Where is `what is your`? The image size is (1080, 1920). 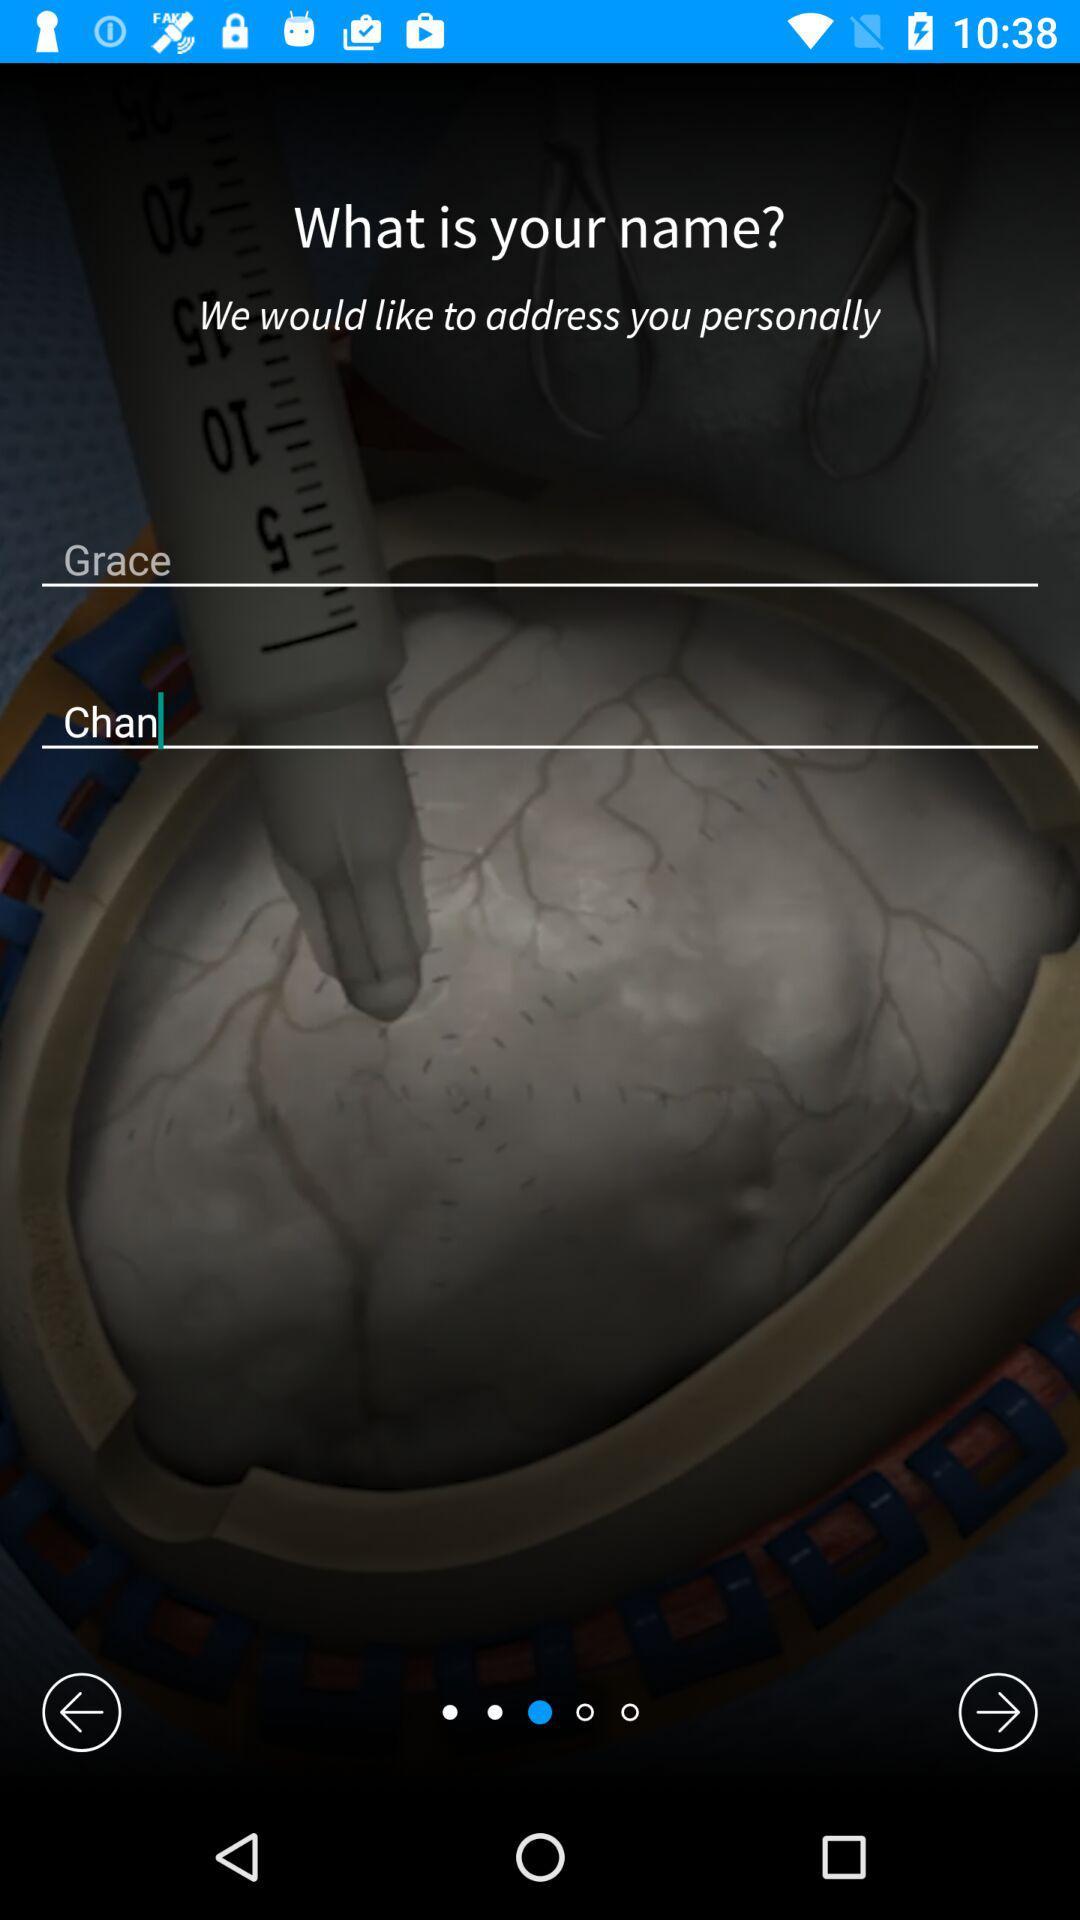
what is your is located at coordinates (538, 228).